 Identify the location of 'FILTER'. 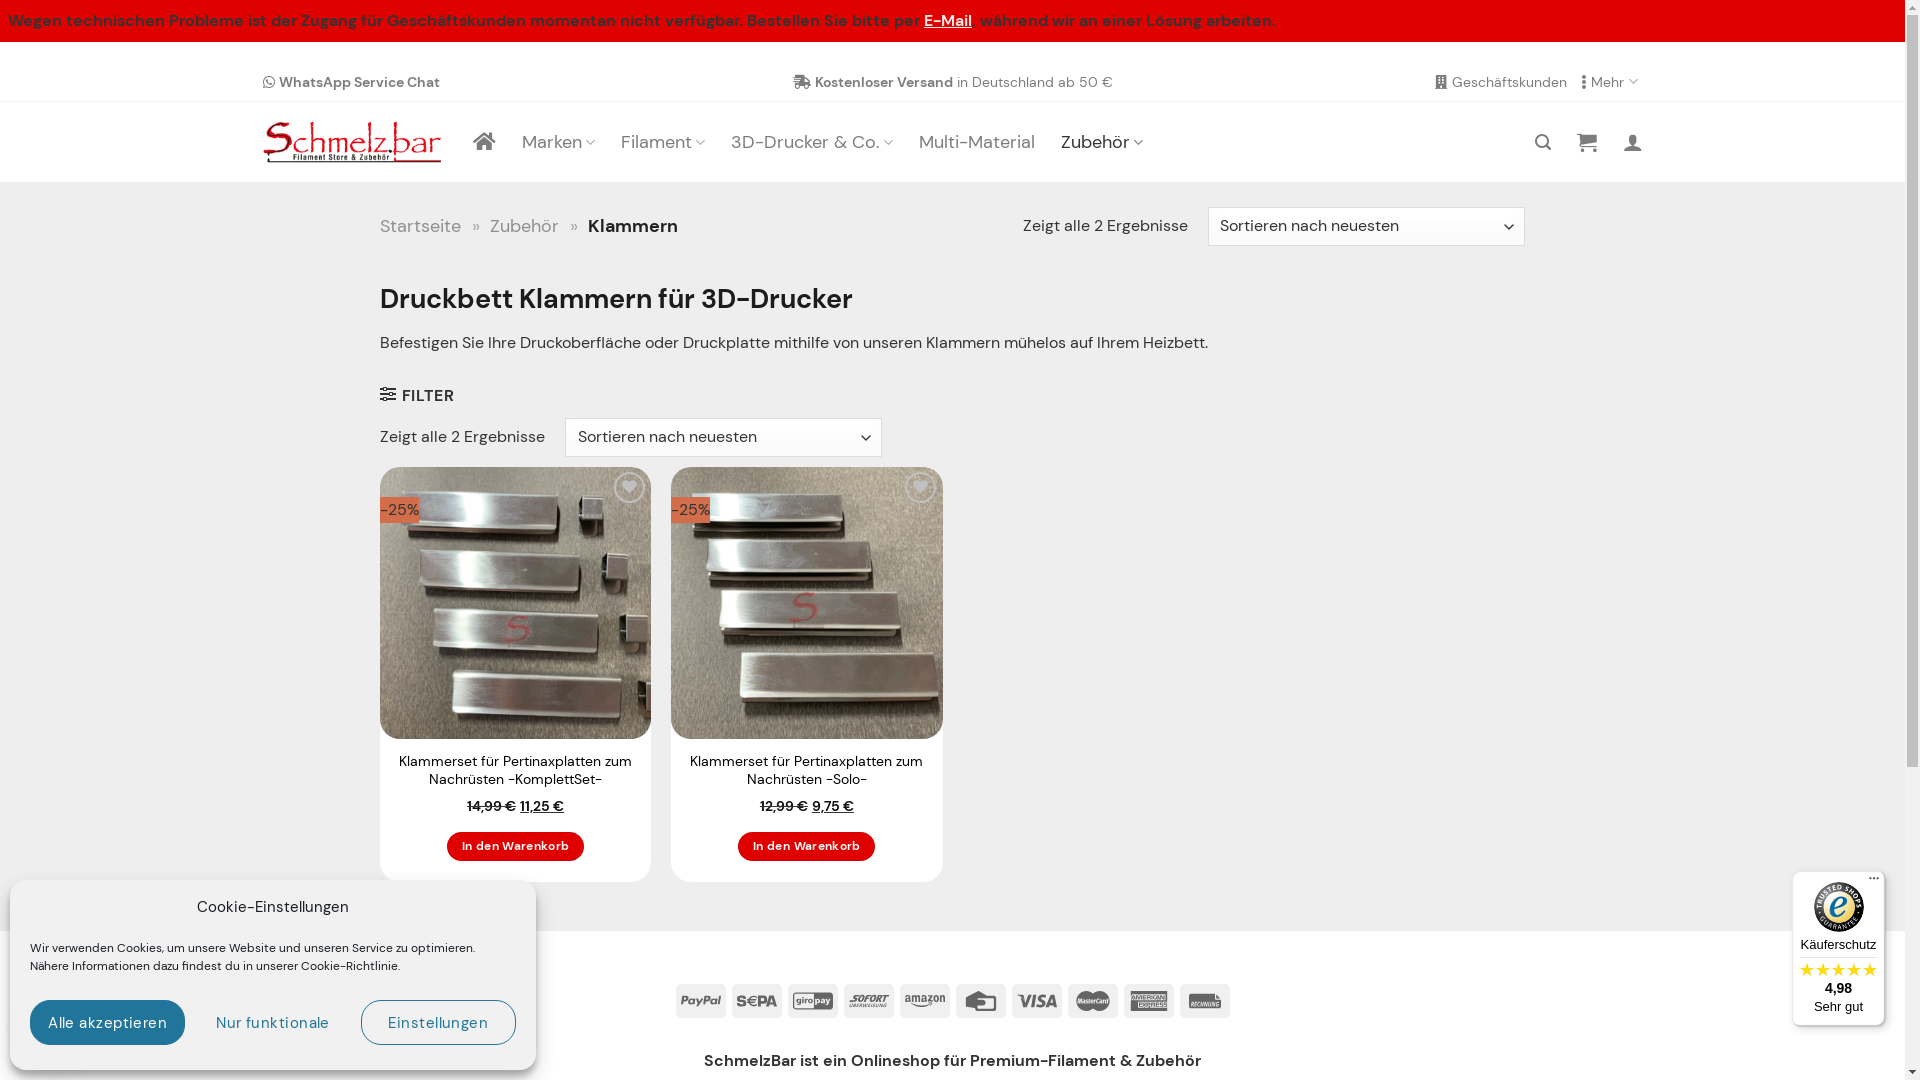
(379, 394).